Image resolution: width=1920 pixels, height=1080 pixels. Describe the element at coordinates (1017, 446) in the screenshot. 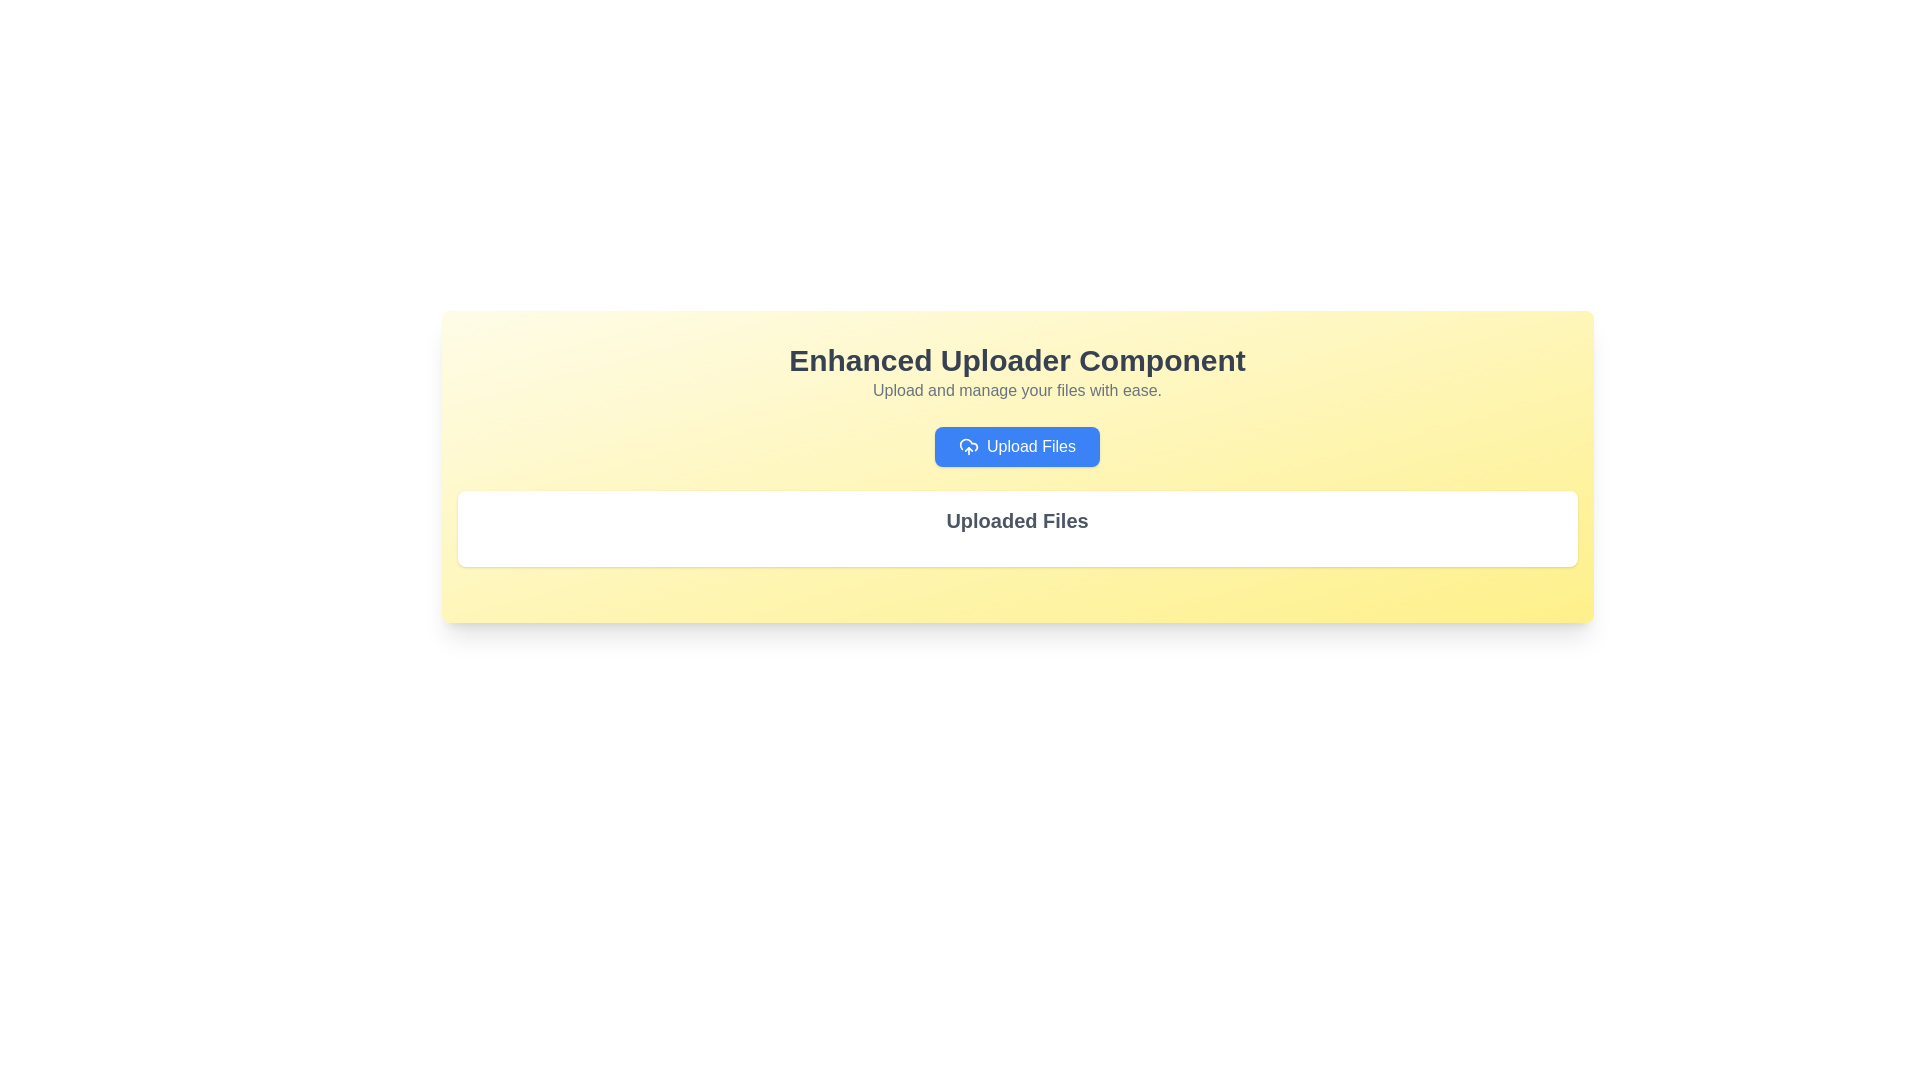

I see `the upload button located centrally in the upload module` at that location.